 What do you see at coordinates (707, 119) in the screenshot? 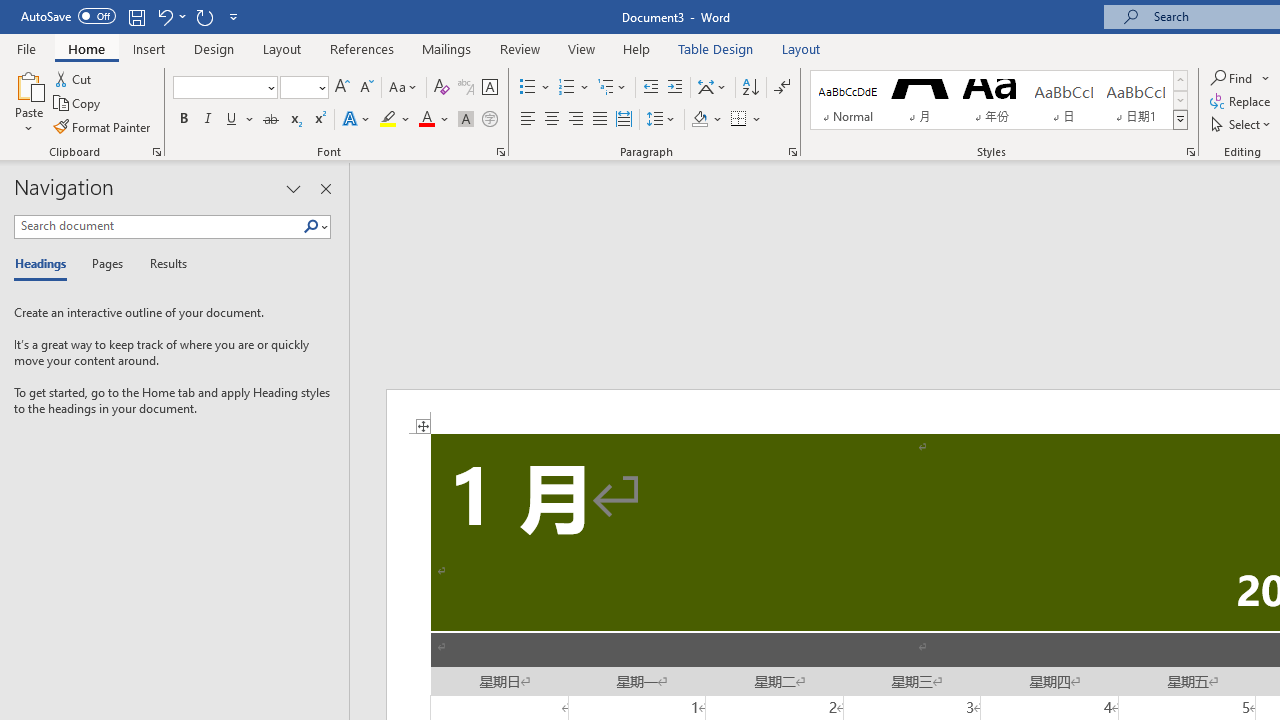
I see `'Shading'` at bounding box center [707, 119].